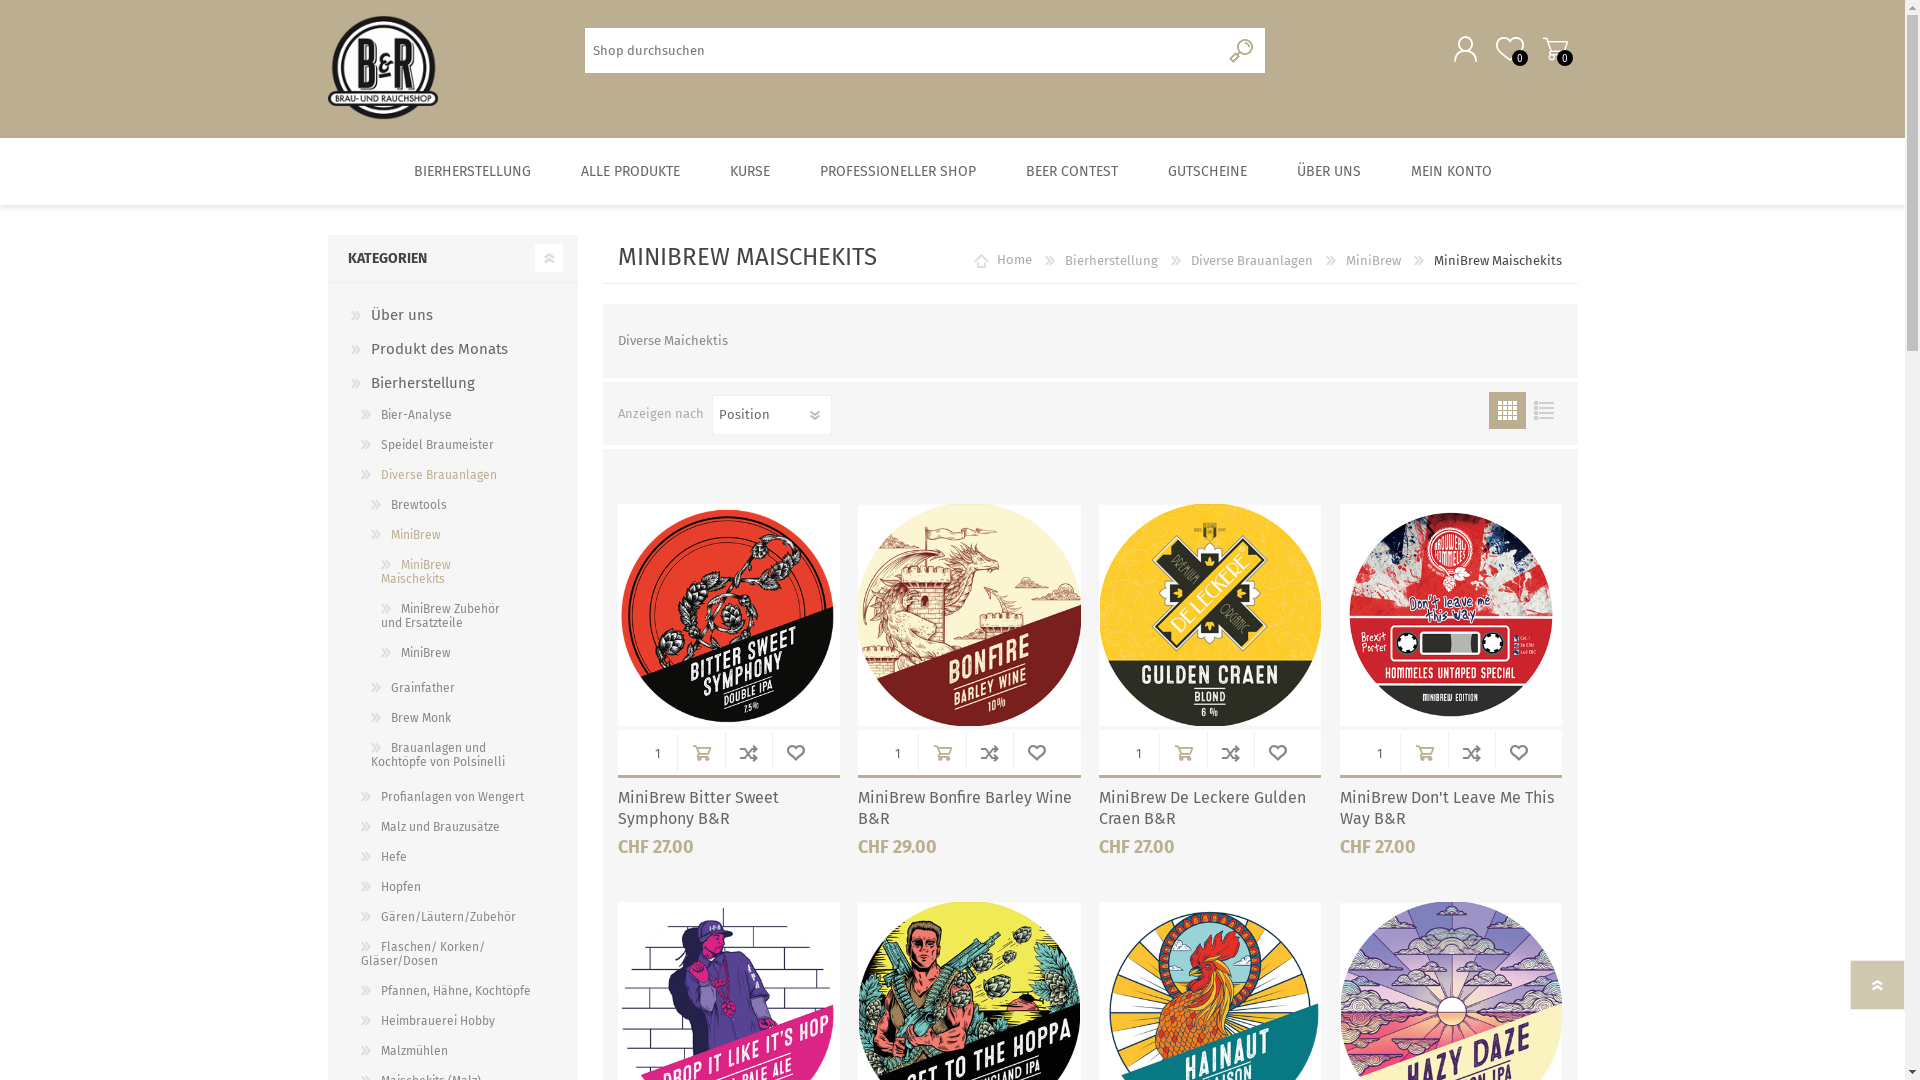 The height and width of the screenshot is (1080, 1920). What do you see at coordinates (728, 808) in the screenshot?
I see `'MiniBrew Bitter Sweet Symphony B&R'` at bounding box center [728, 808].